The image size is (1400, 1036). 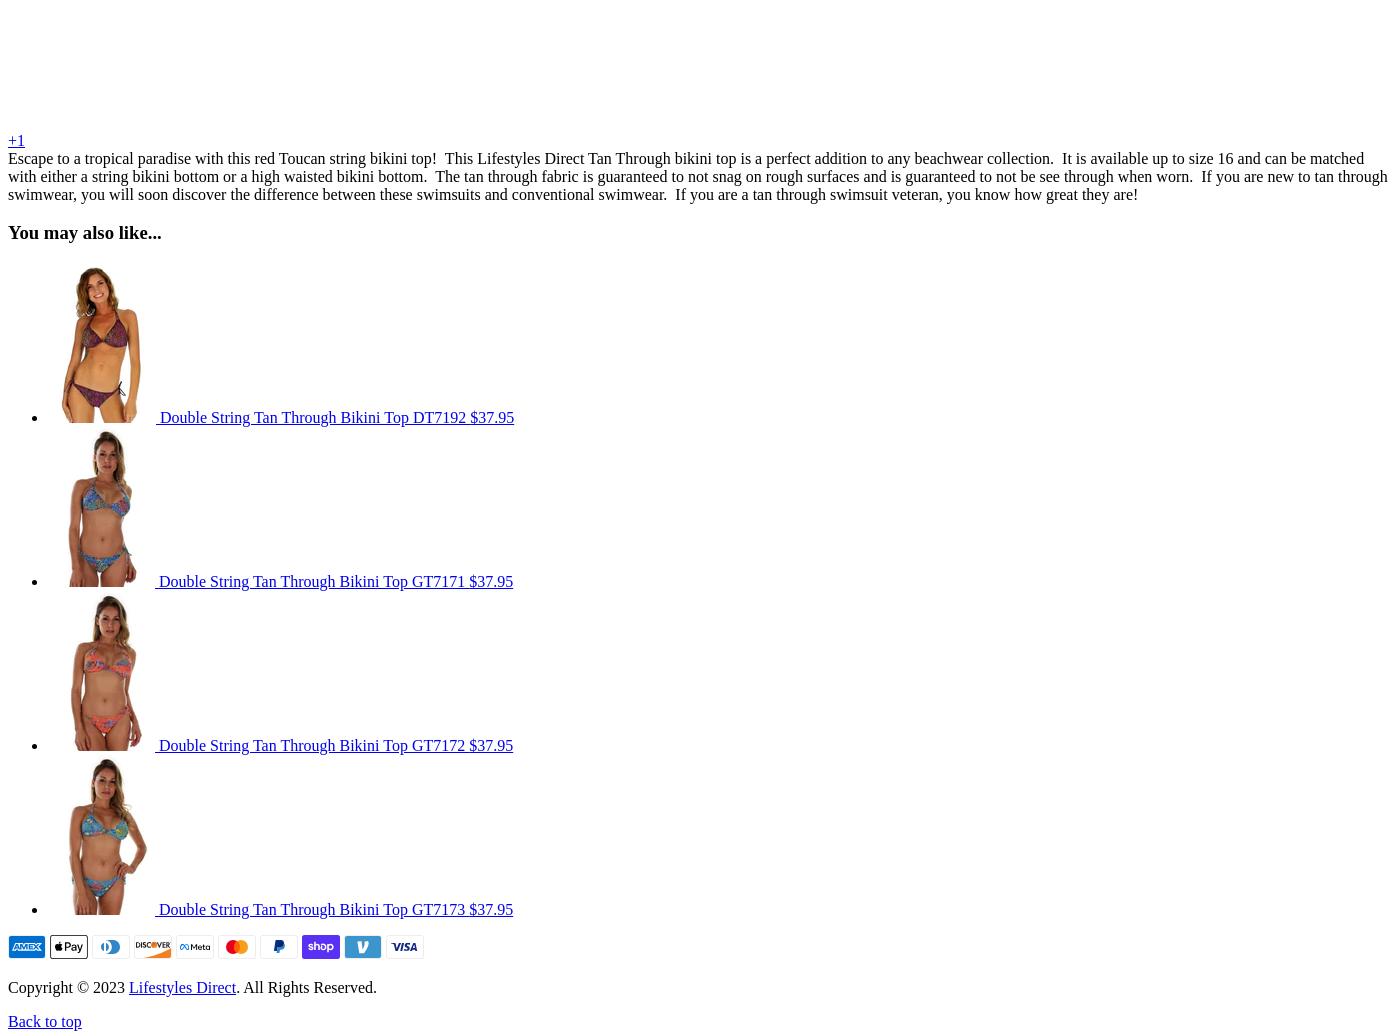 I want to click on '+1', so click(x=16, y=139).